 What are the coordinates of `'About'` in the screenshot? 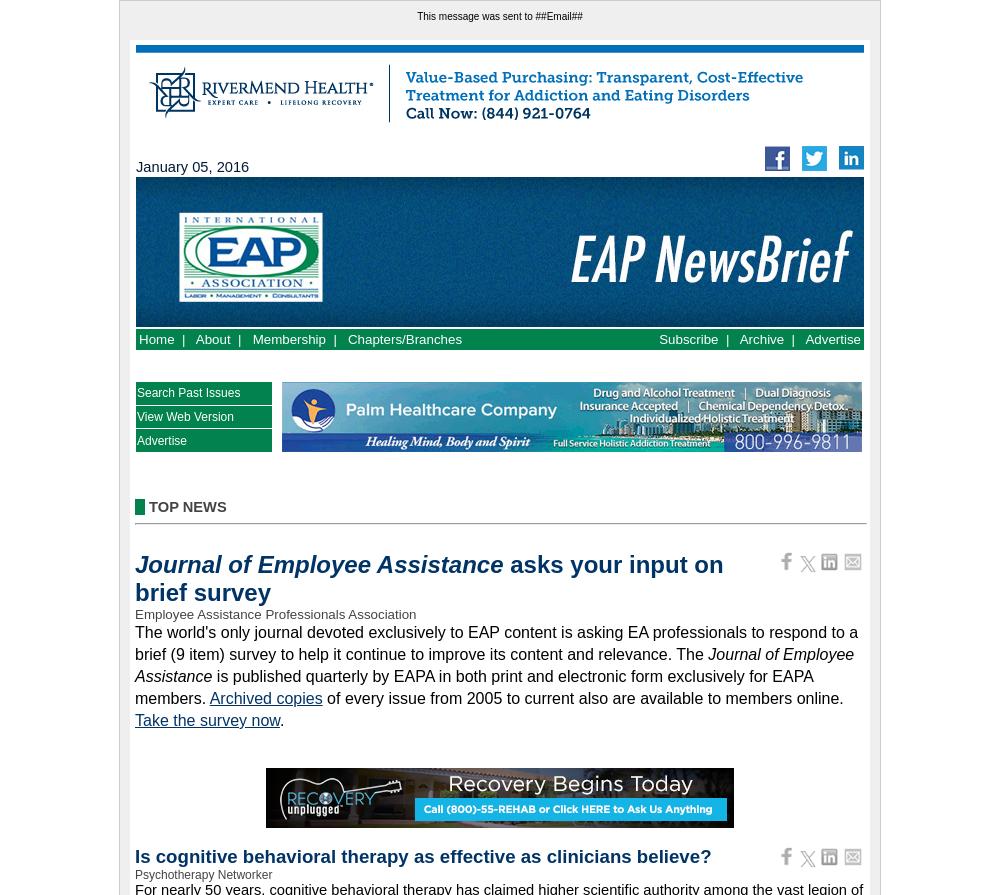 It's located at (211, 339).